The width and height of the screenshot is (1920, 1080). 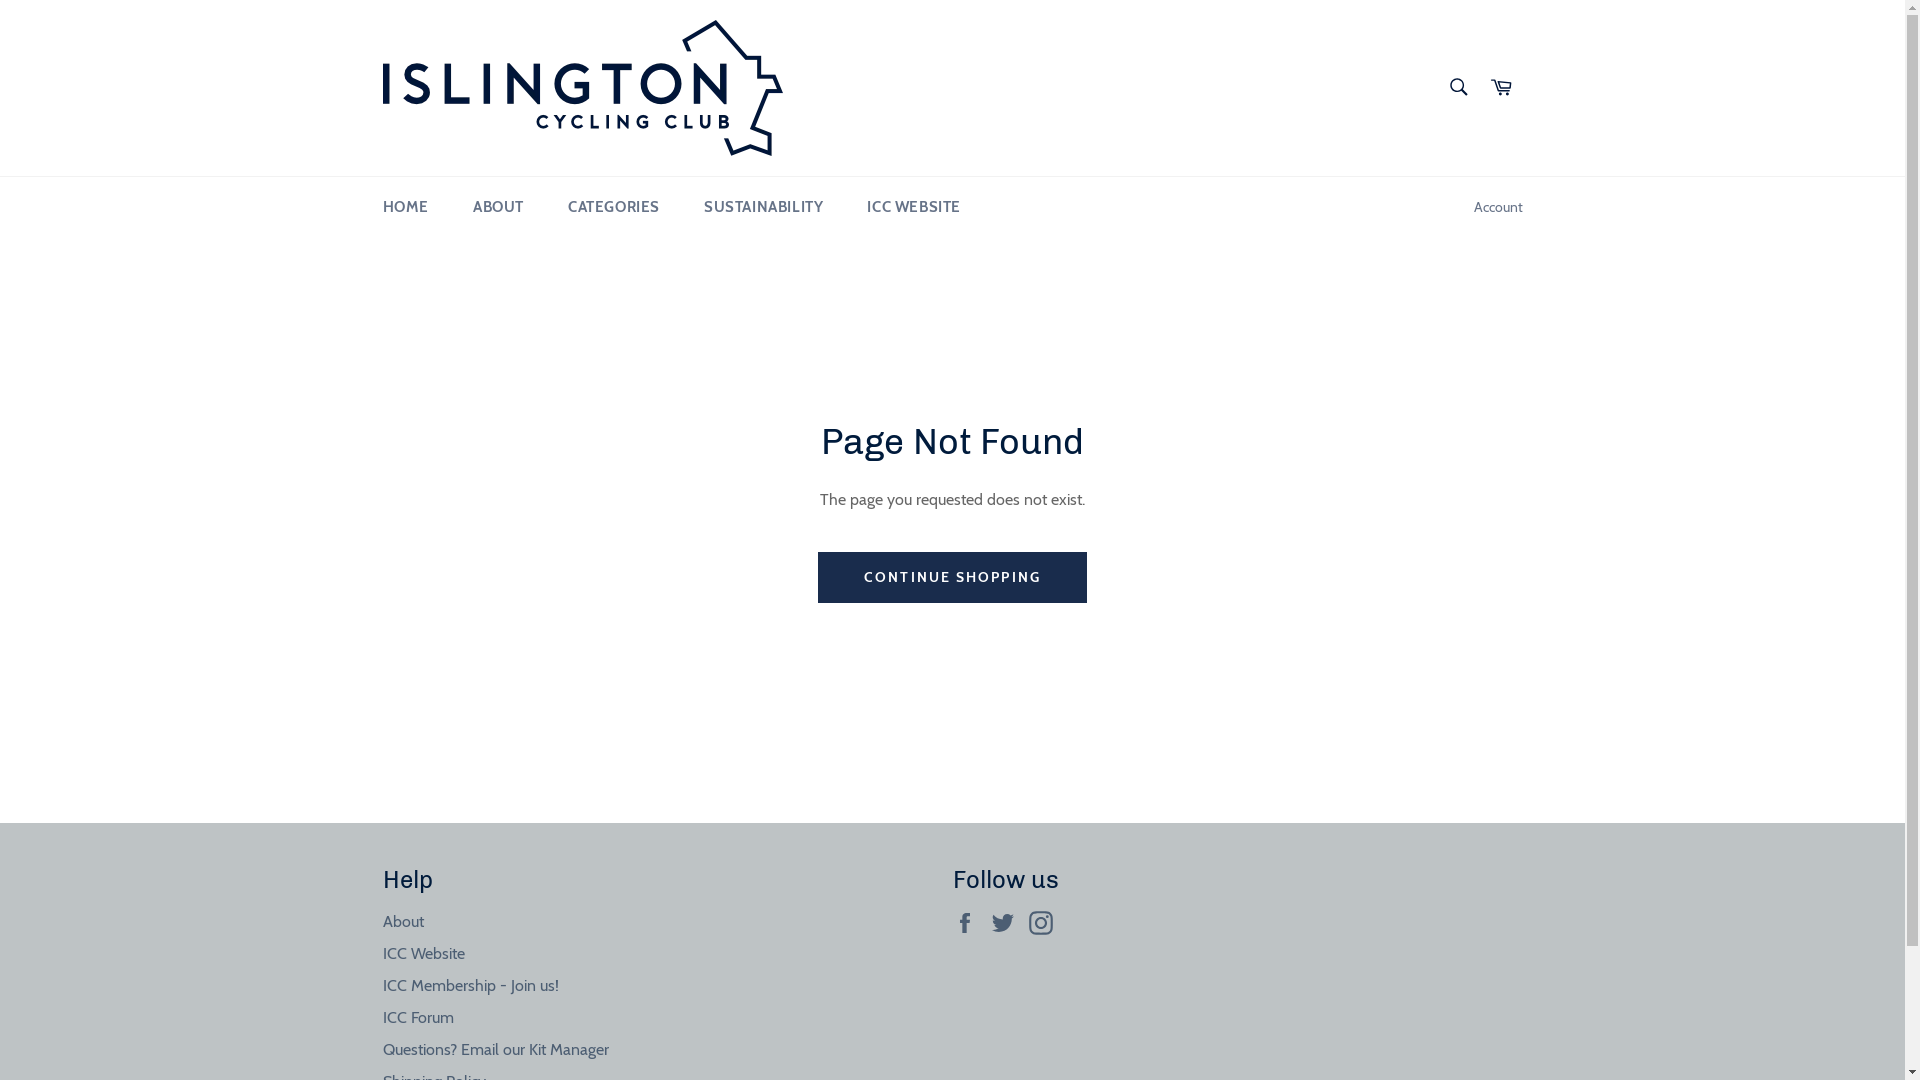 I want to click on 'ICC Forum', so click(x=382, y=1017).